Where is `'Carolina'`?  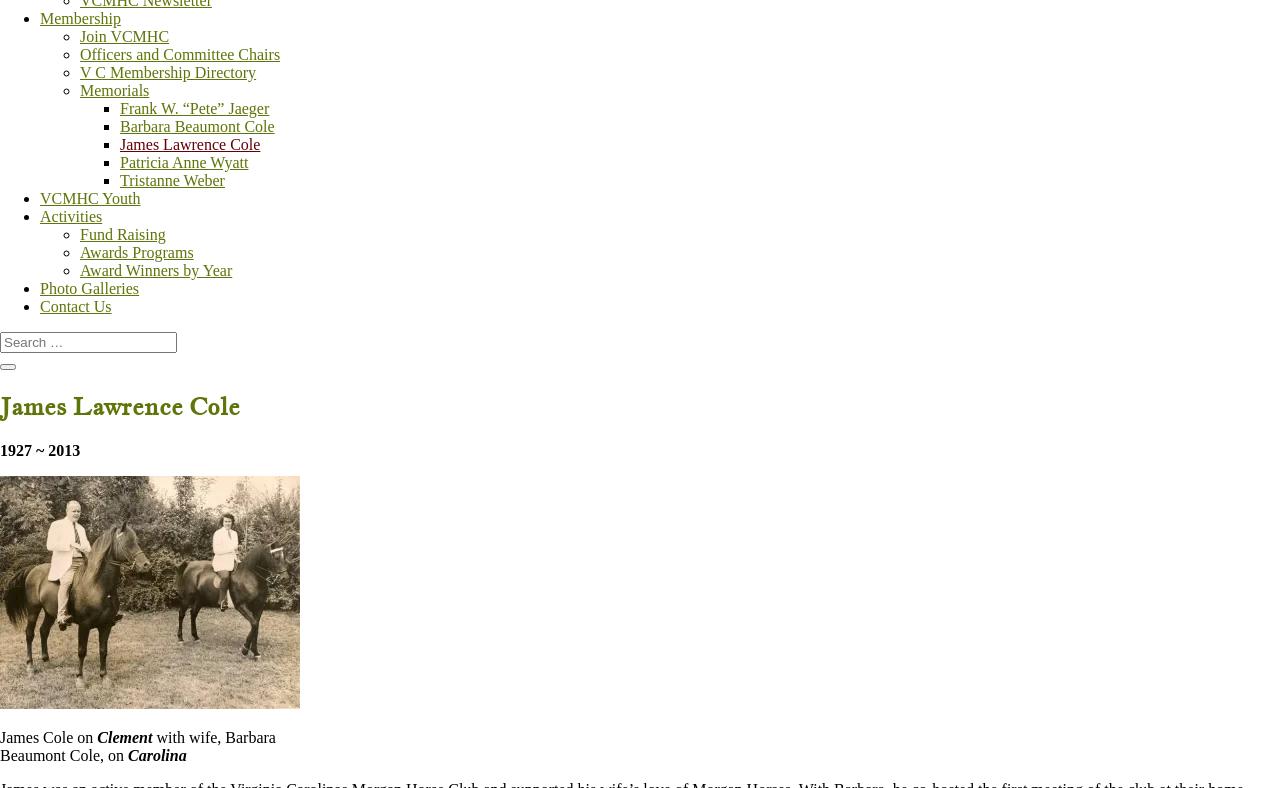 'Carolina' is located at coordinates (155, 754).